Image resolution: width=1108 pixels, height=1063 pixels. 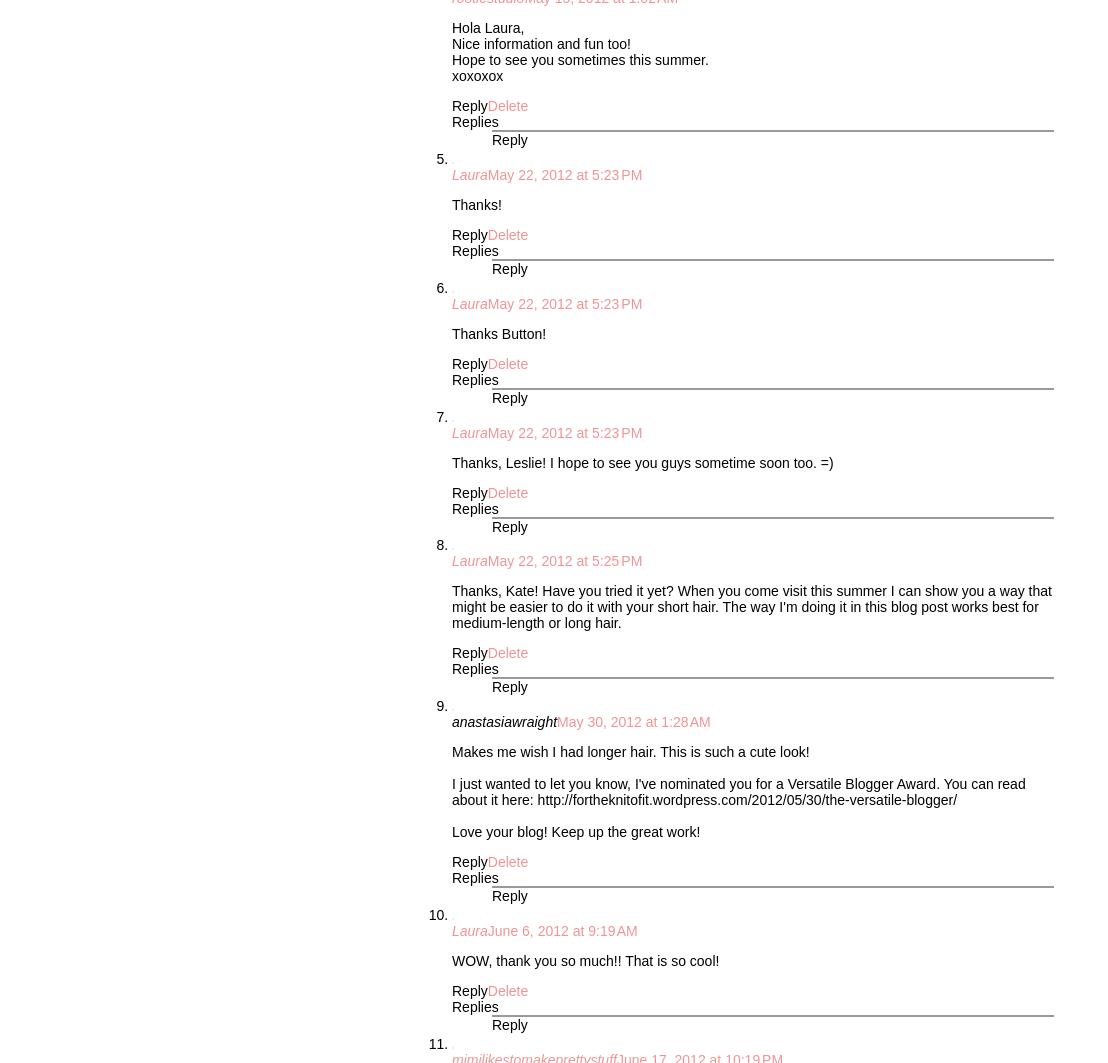 What do you see at coordinates (585, 958) in the screenshot?
I see `'WOW, thank you so much!!  That is so cool!'` at bounding box center [585, 958].